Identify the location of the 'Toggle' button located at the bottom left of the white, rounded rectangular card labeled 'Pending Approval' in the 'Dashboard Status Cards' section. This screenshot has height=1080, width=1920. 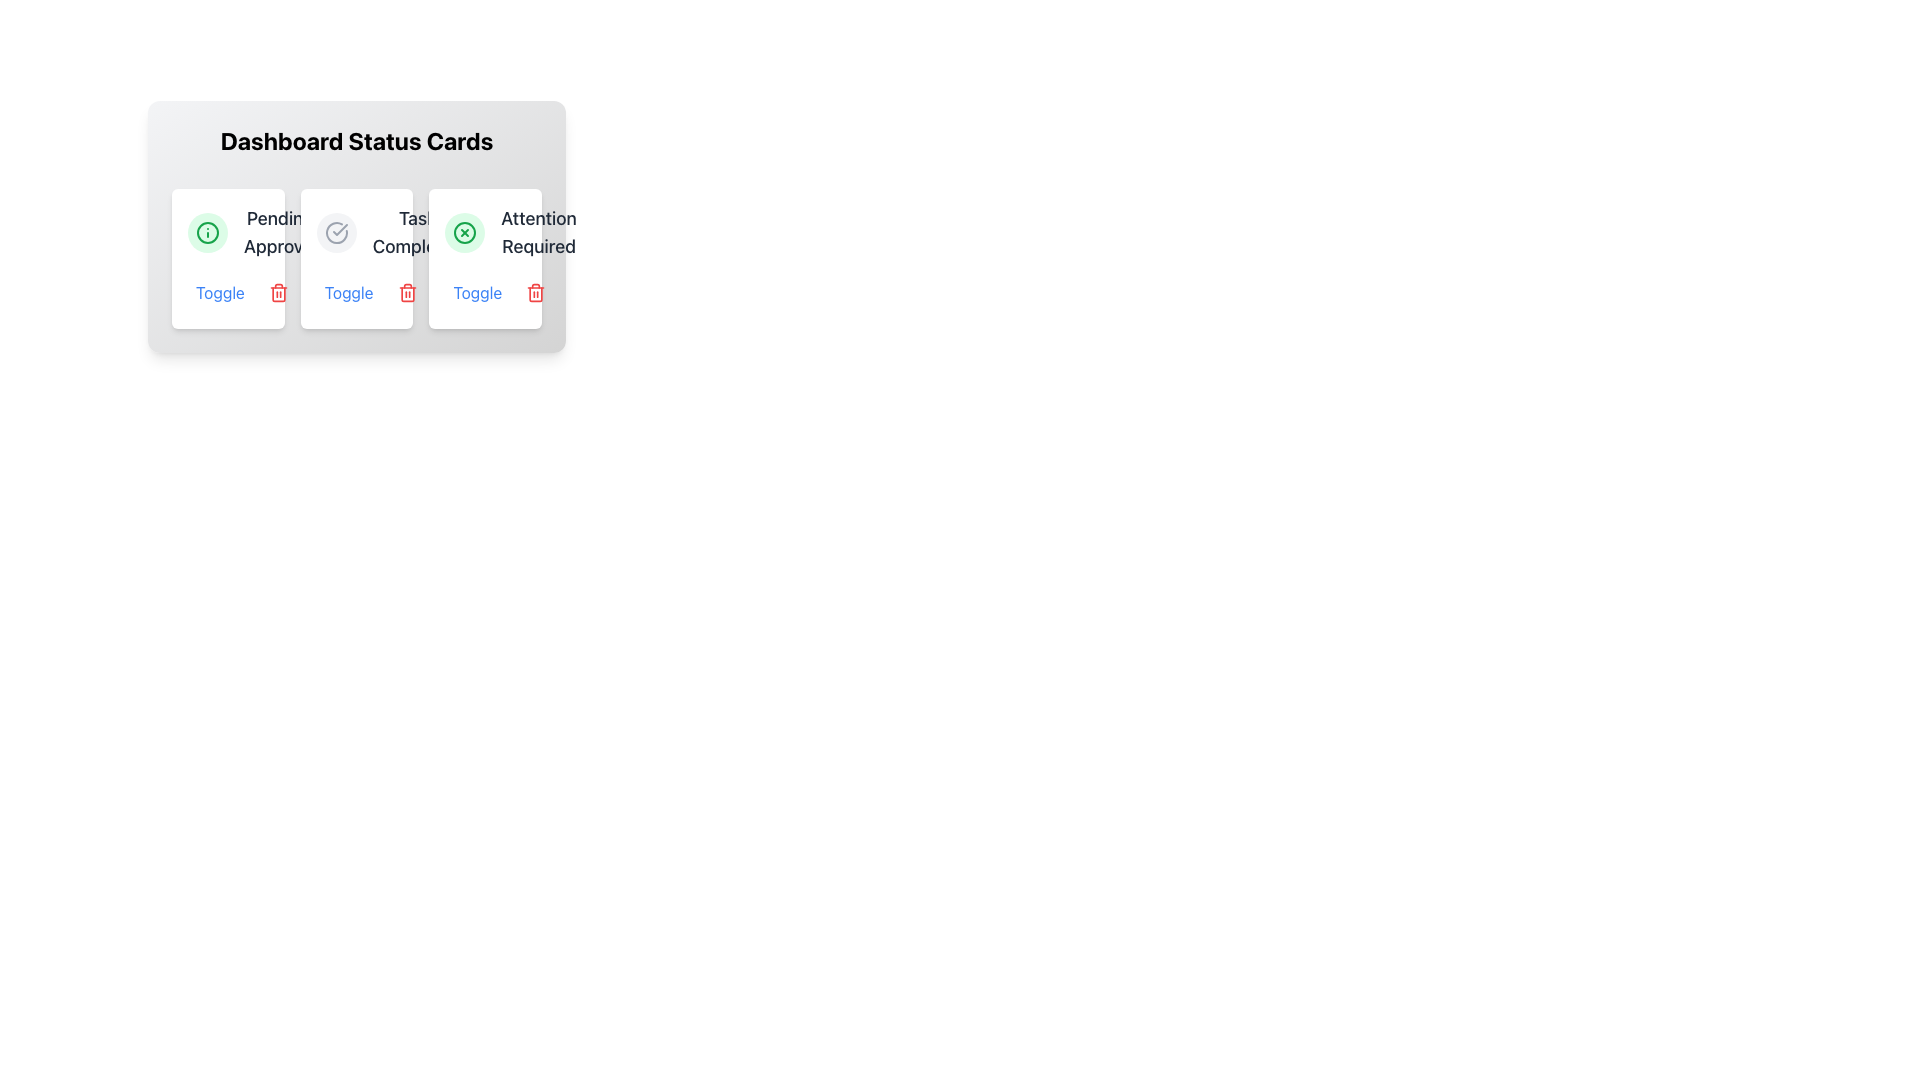
(228, 257).